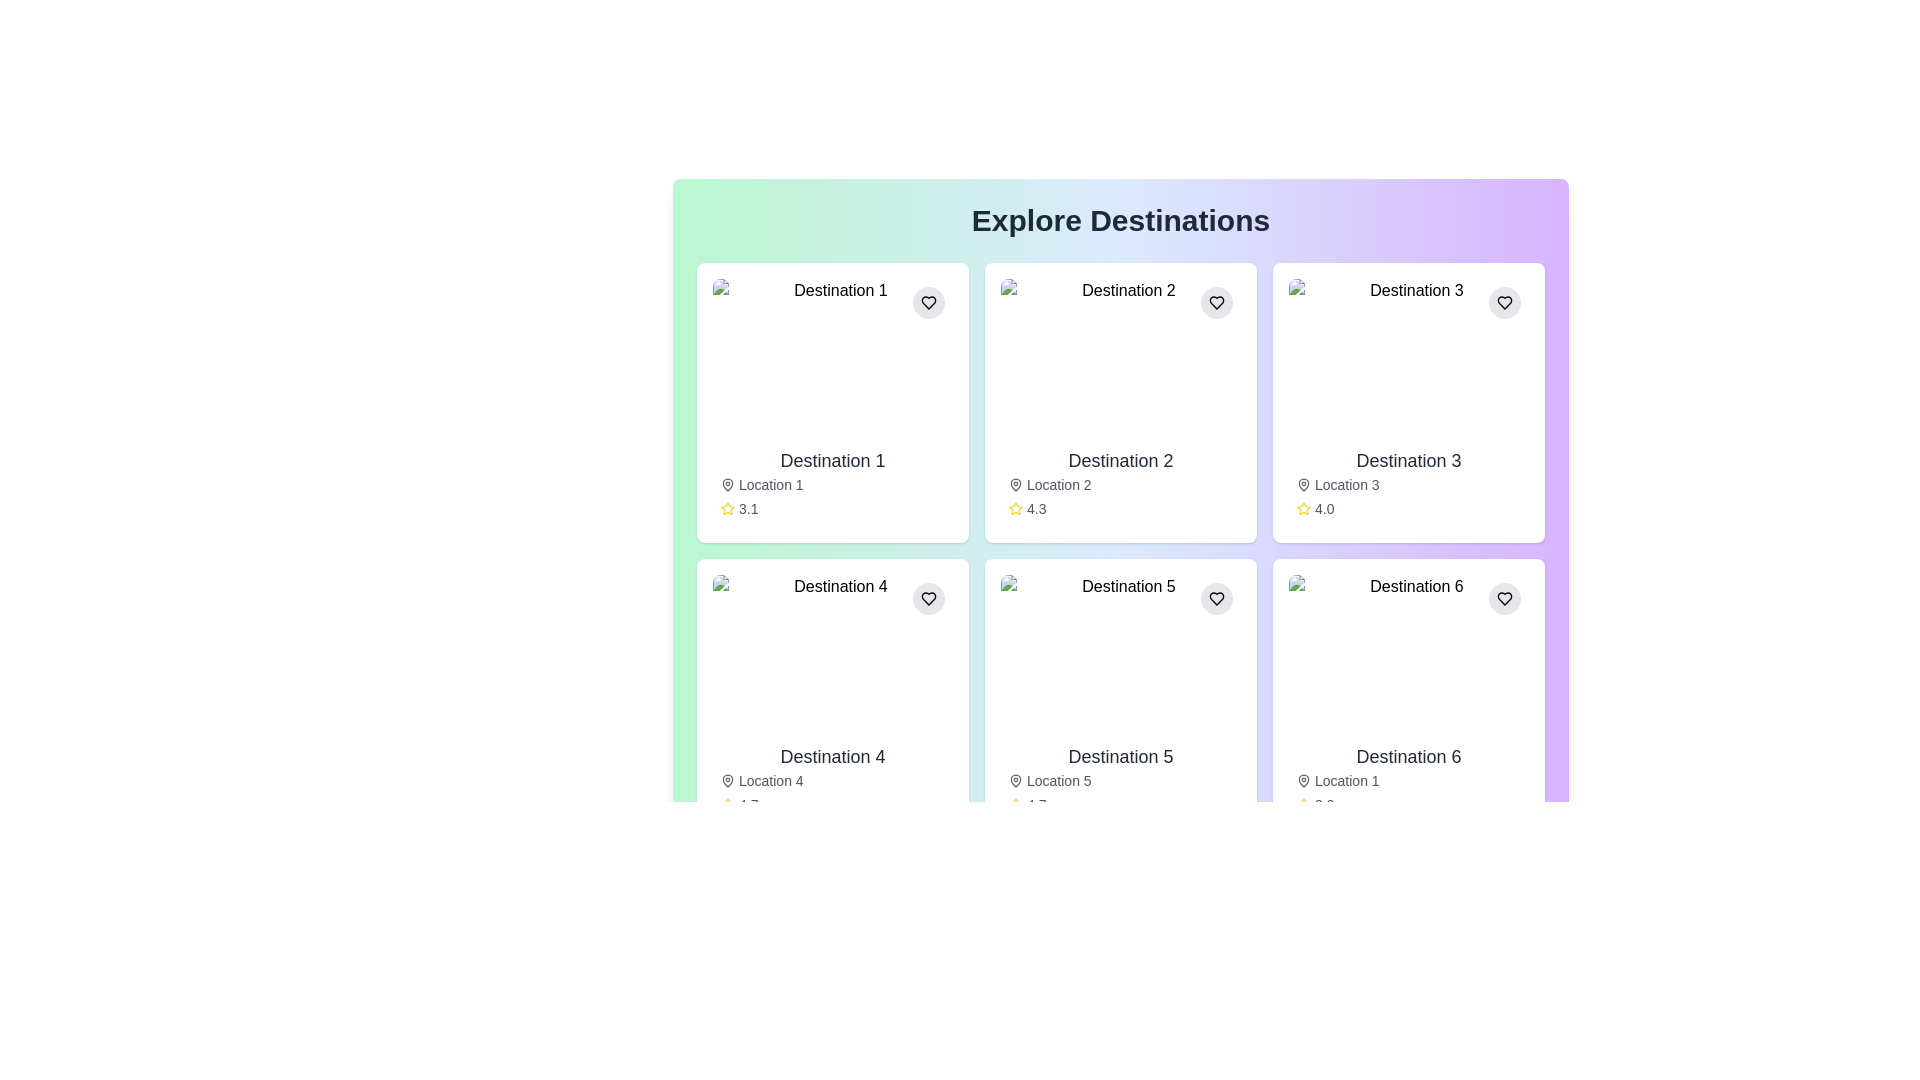 This screenshot has width=1920, height=1080. What do you see at coordinates (1408, 697) in the screenshot?
I see `the card located in the bottom-right position of the grid layout` at bounding box center [1408, 697].